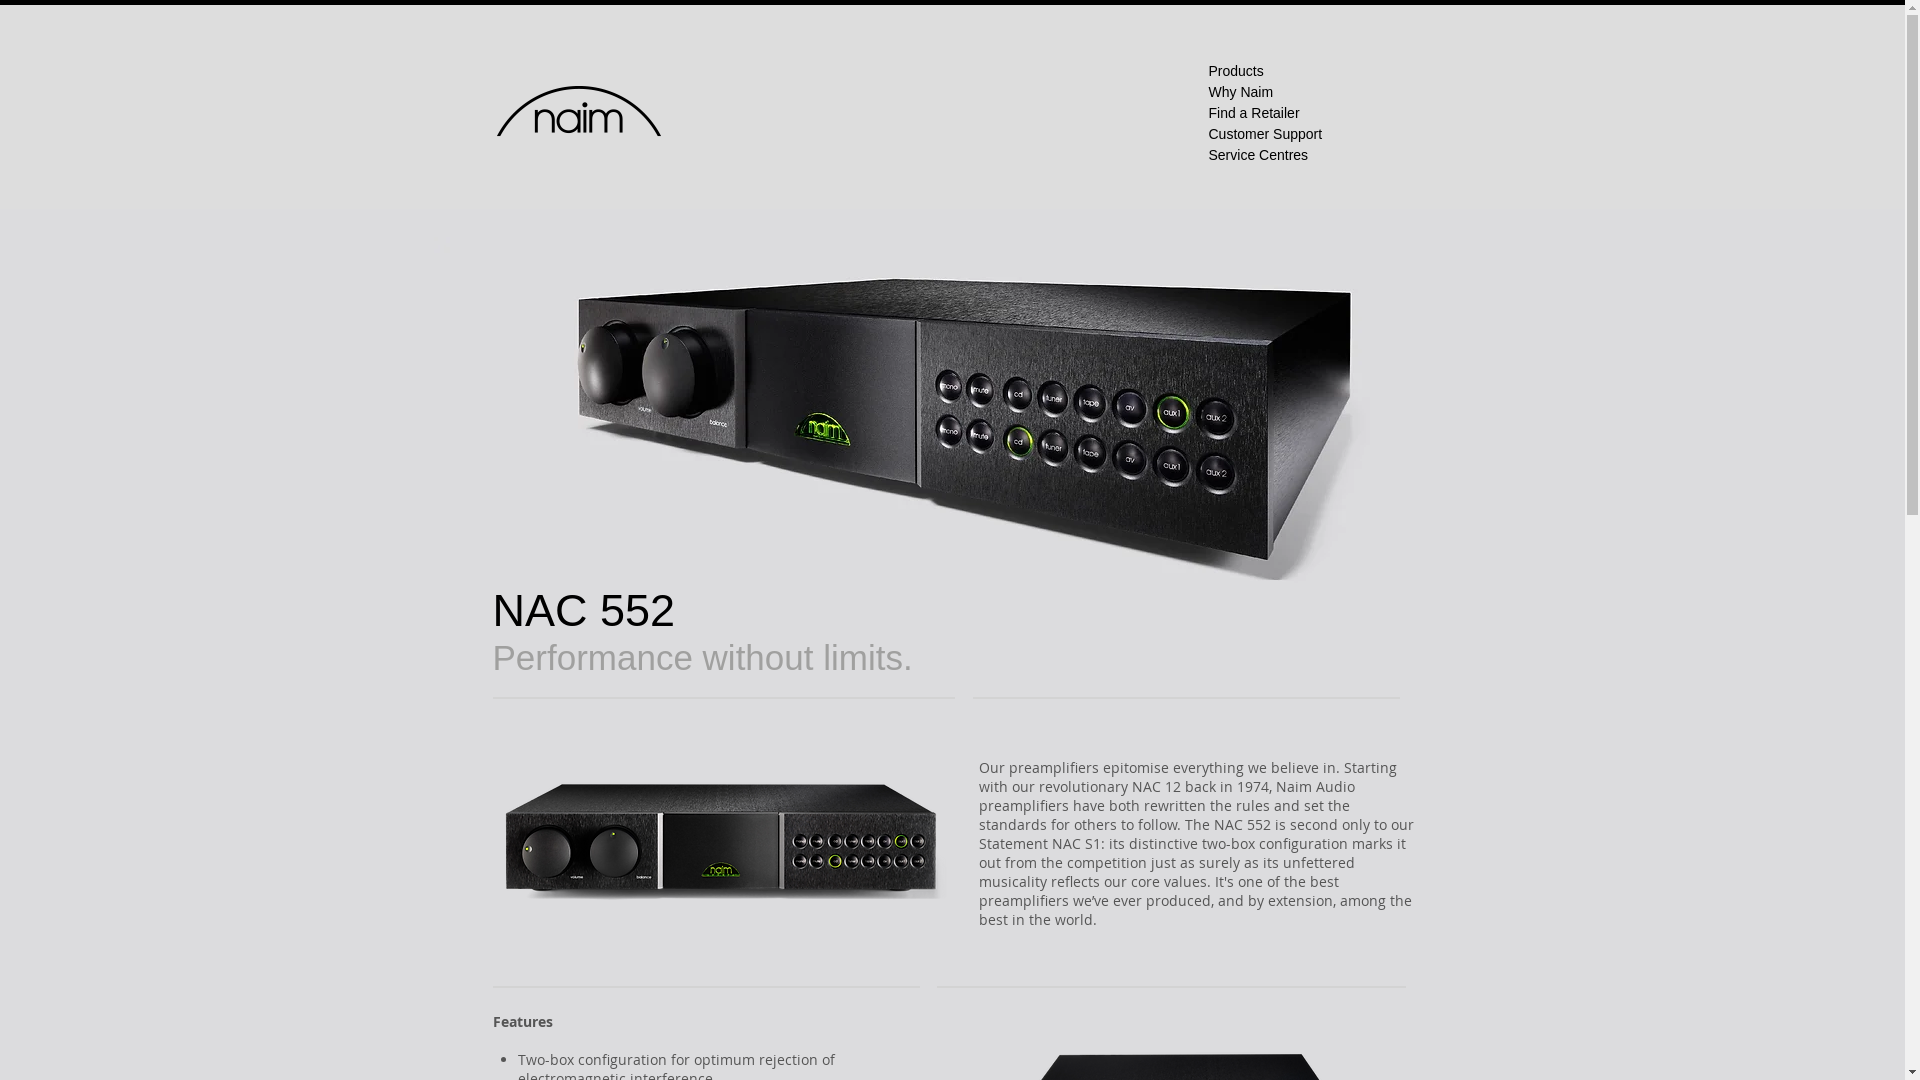 The image size is (1920, 1080). What do you see at coordinates (1264, 134) in the screenshot?
I see `'Customer Support'` at bounding box center [1264, 134].